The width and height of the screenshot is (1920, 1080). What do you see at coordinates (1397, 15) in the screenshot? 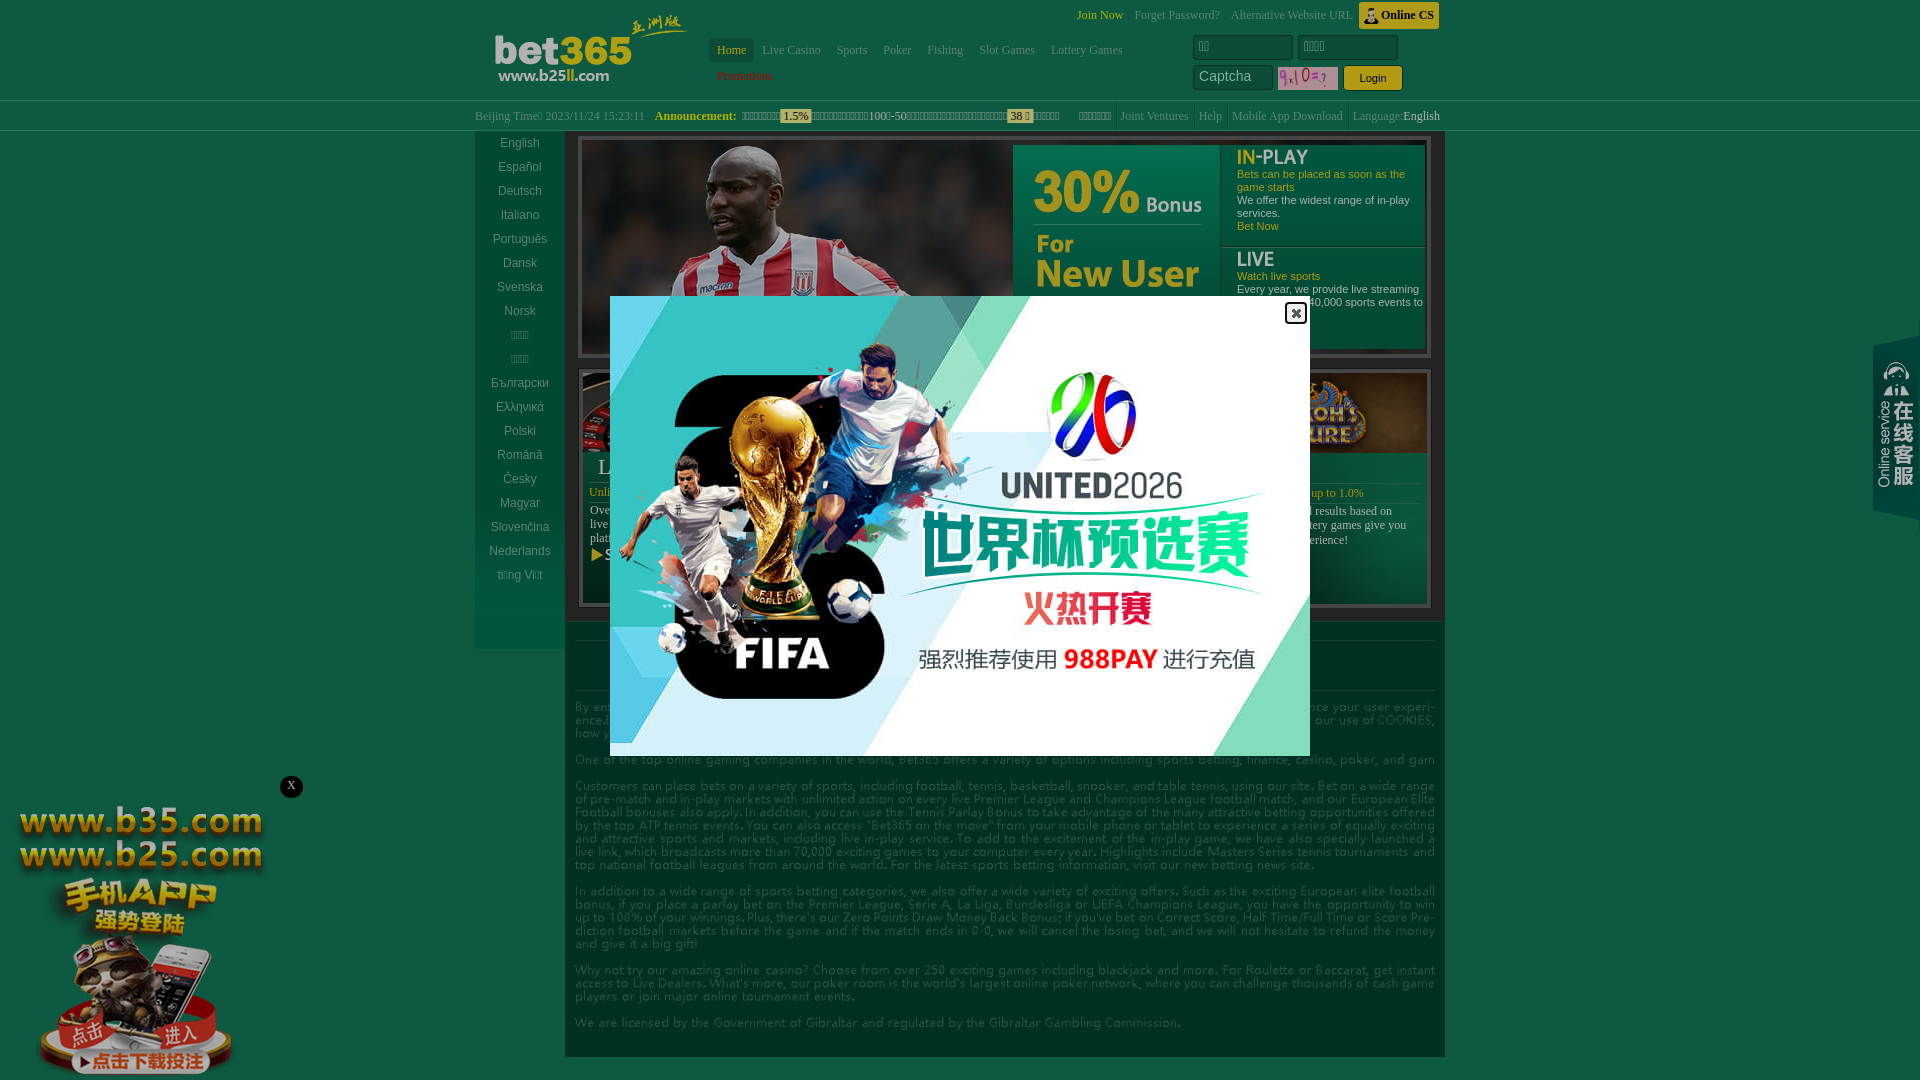
I see `'Online CS'` at bounding box center [1397, 15].